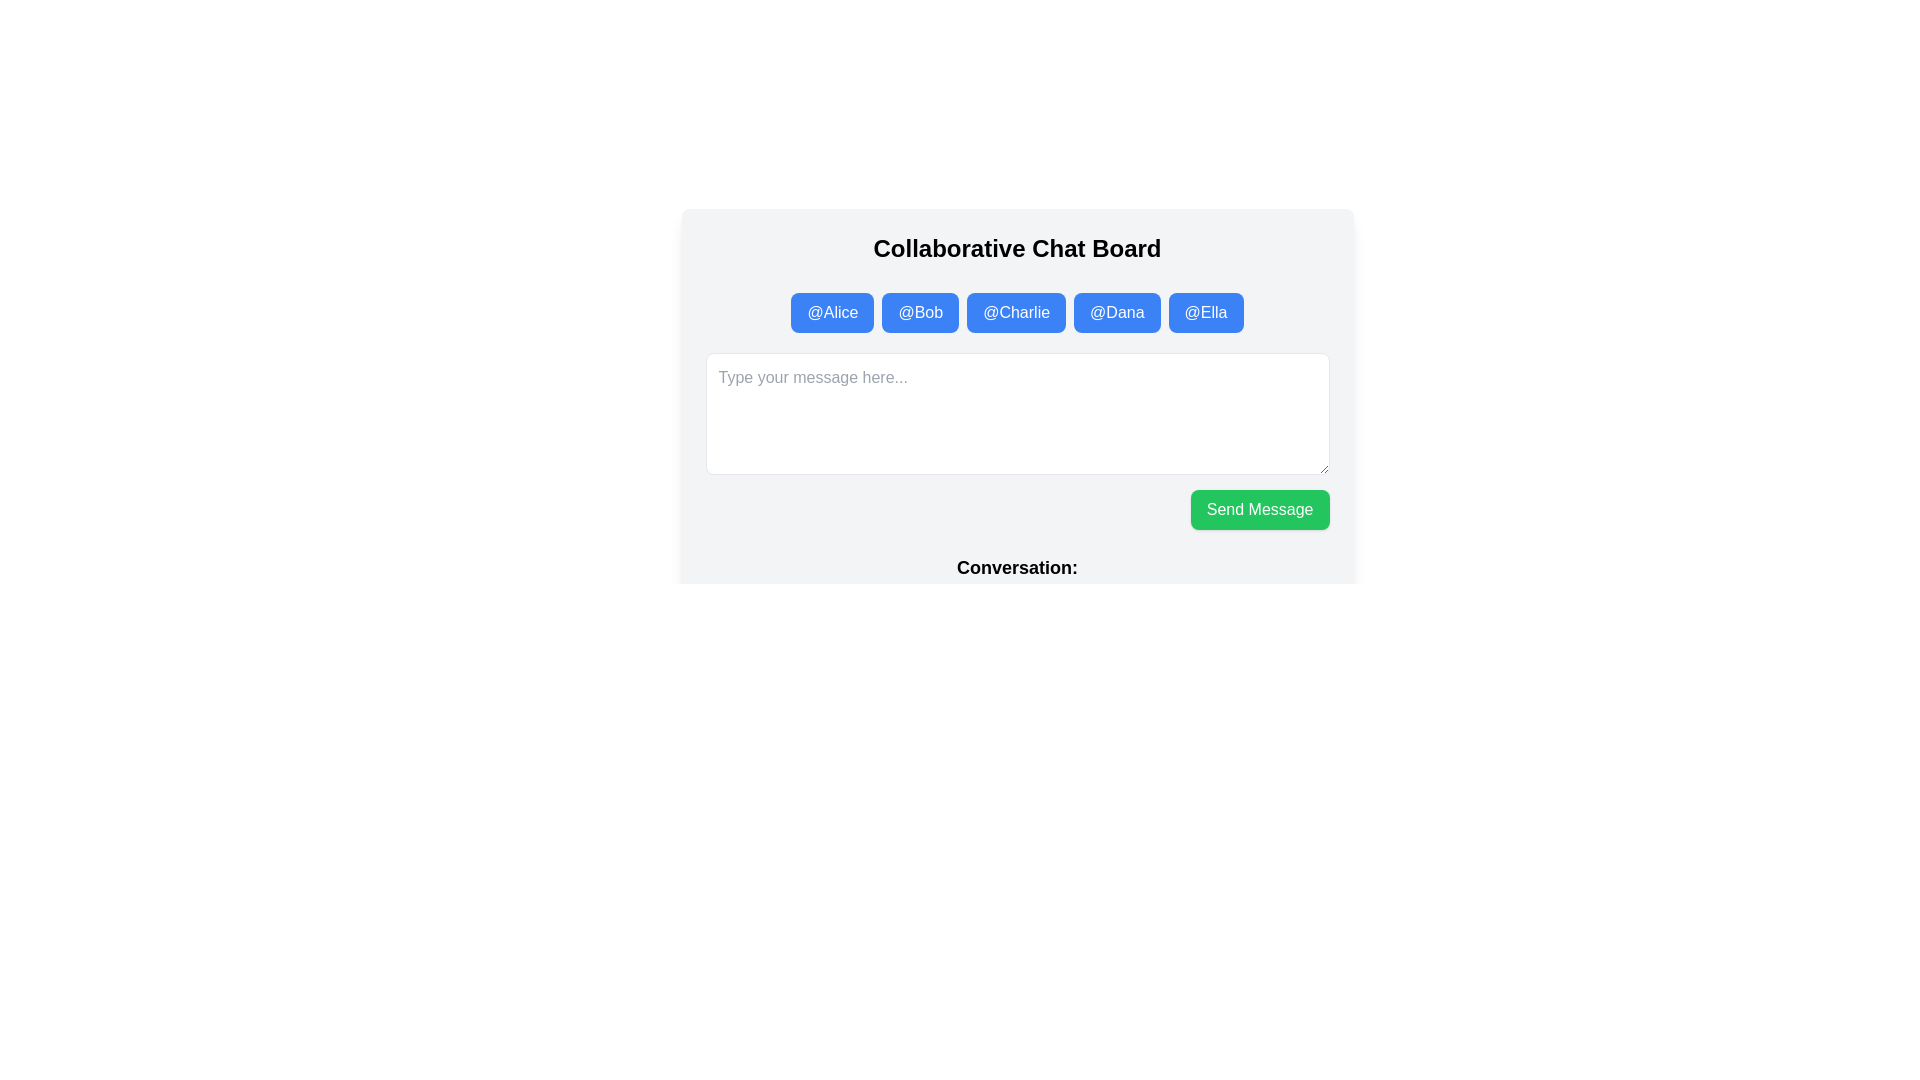 The width and height of the screenshot is (1920, 1080). I want to click on the button representing user '@Charlie' in the chat application and press 'Enter', so click(1016, 312).